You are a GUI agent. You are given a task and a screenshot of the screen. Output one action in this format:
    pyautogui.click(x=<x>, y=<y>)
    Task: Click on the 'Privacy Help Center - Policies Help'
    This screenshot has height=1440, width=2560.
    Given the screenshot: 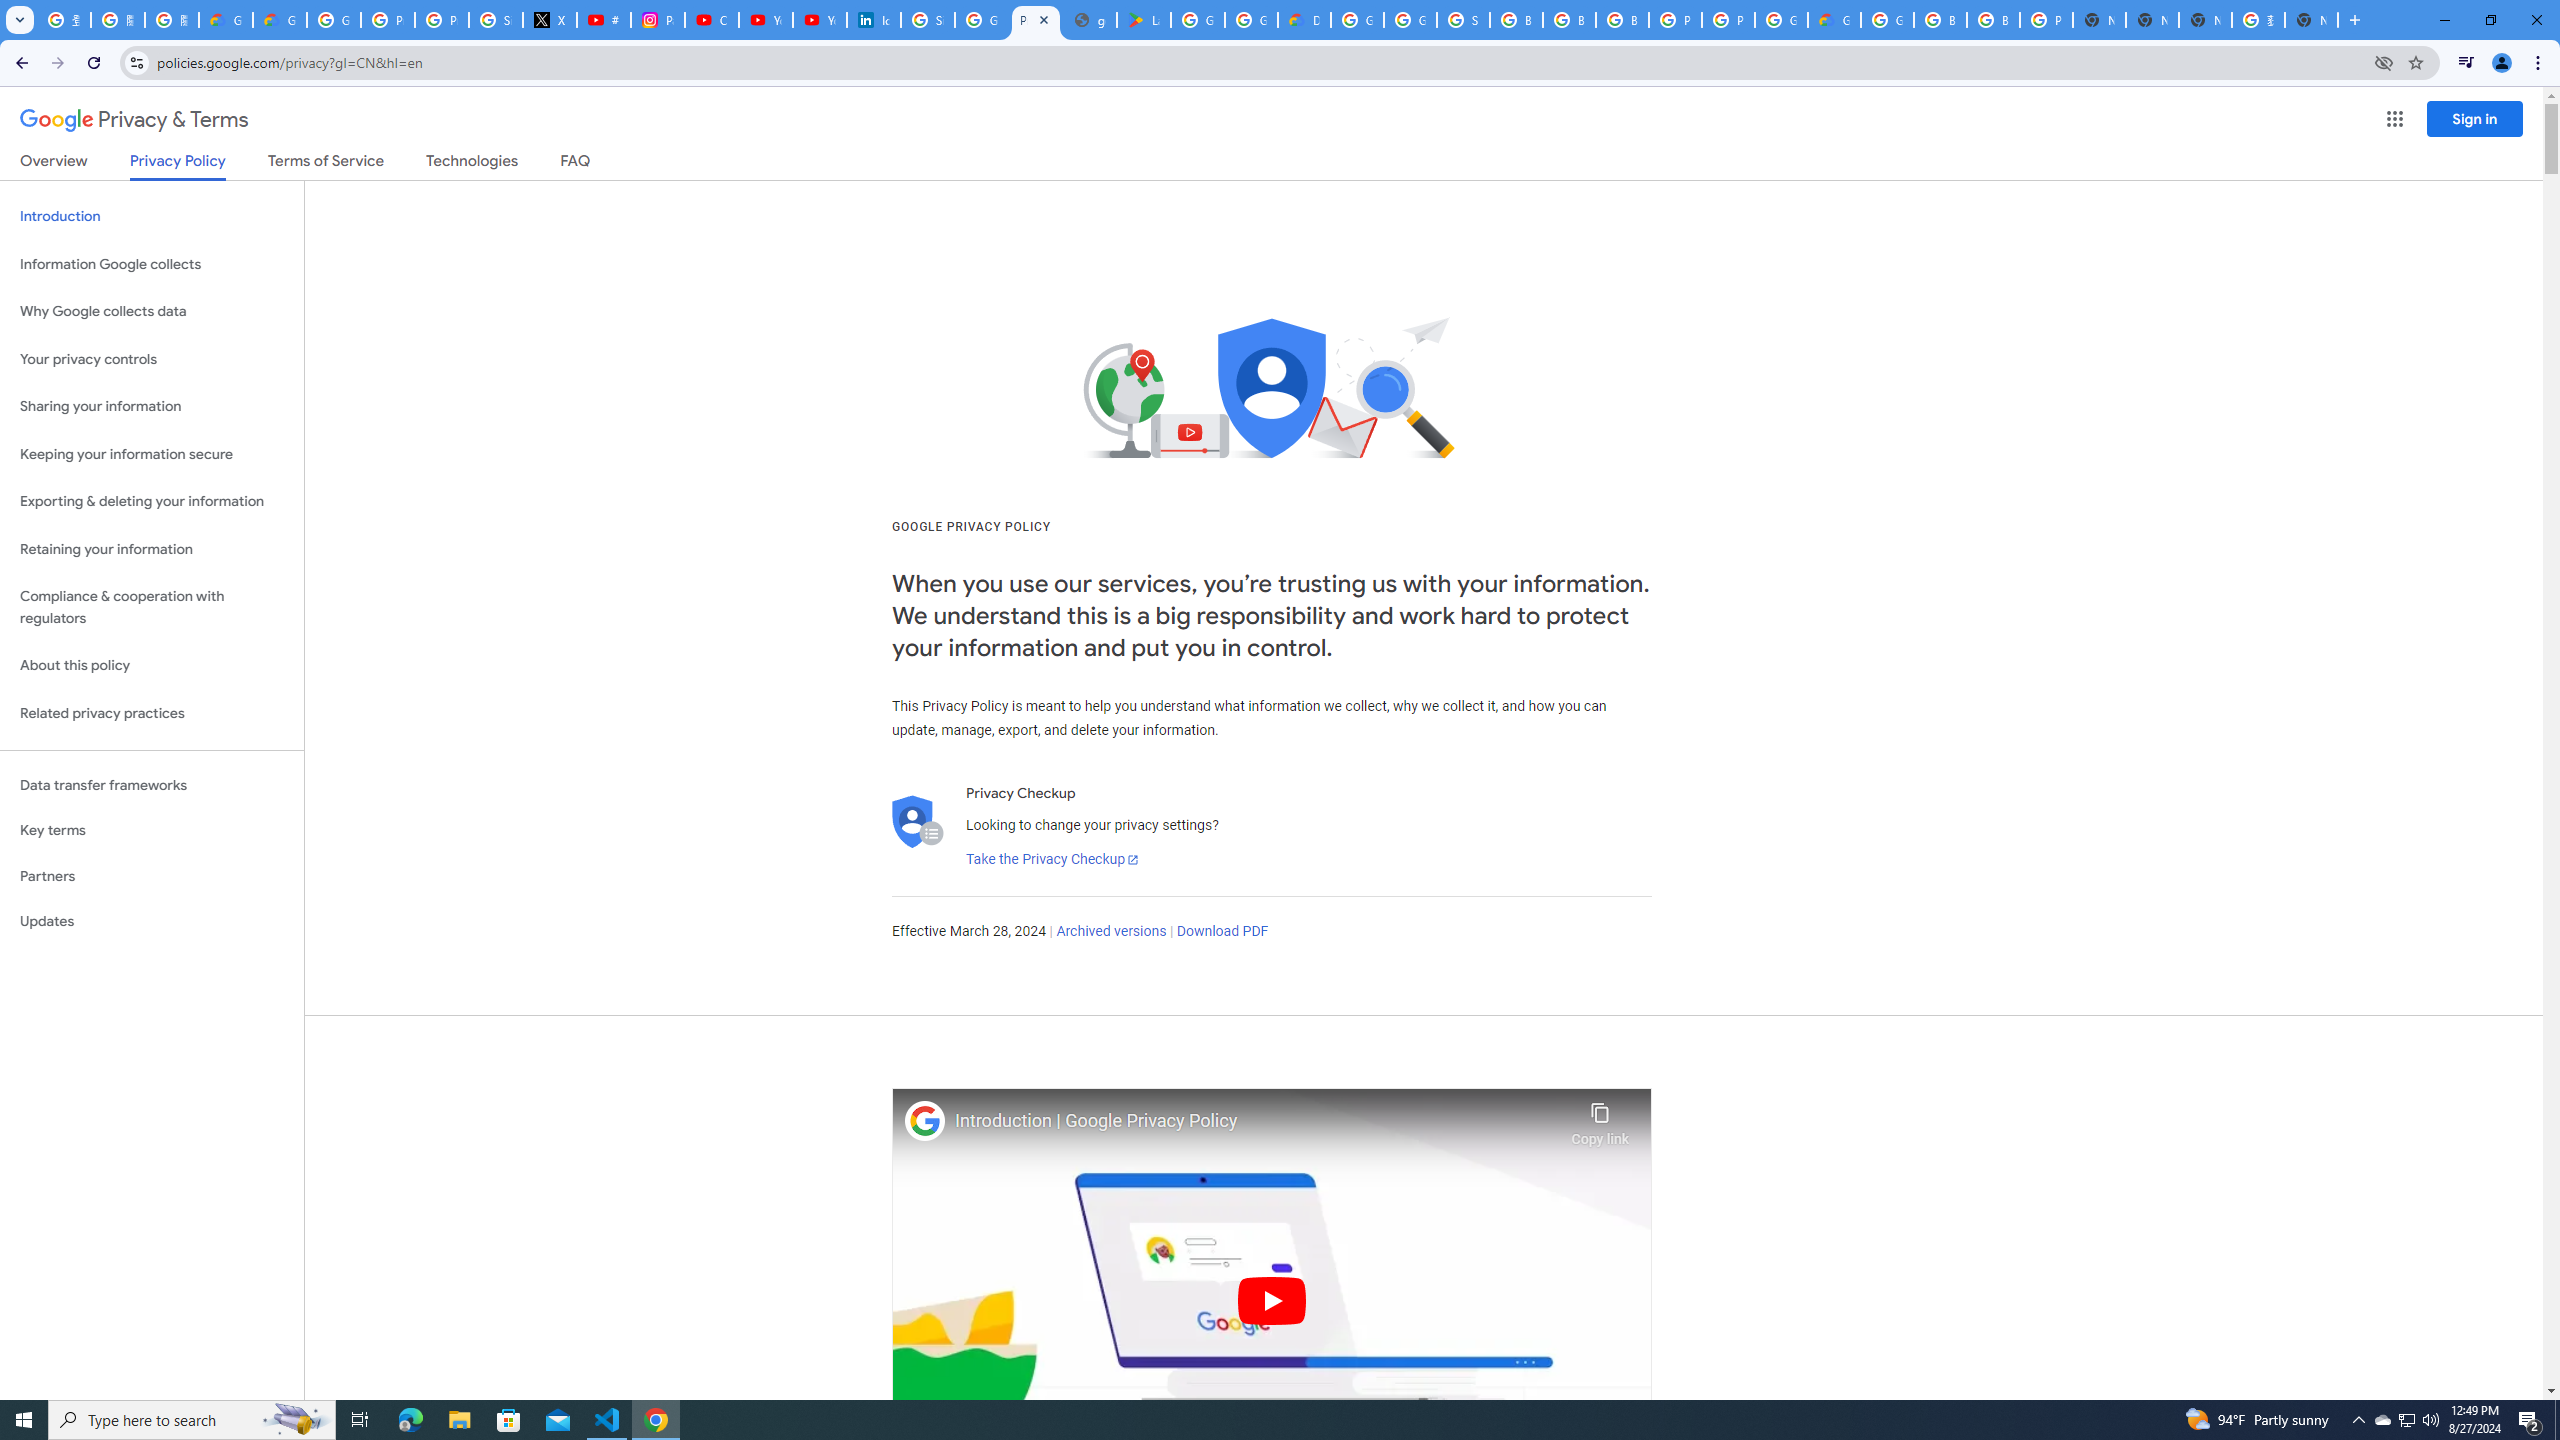 What is the action you would take?
    pyautogui.click(x=441, y=19)
    